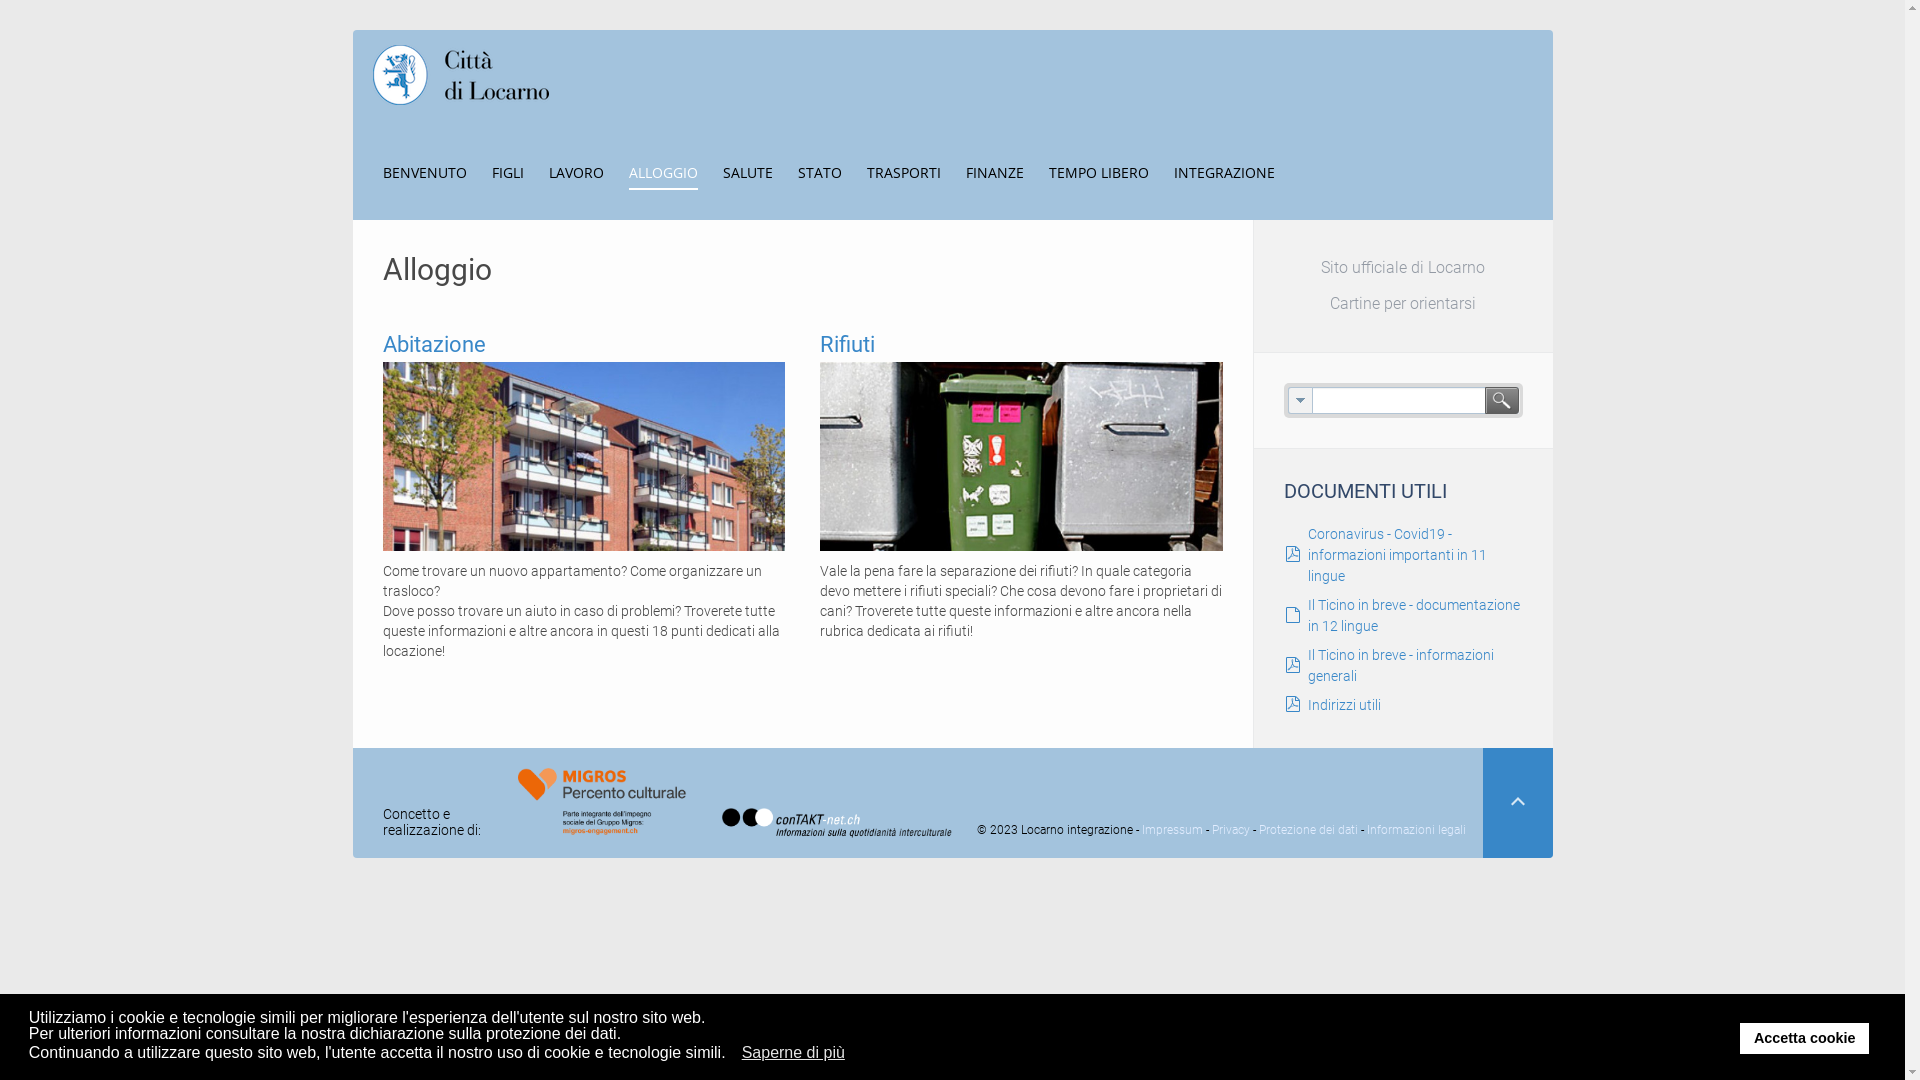 The width and height of the screenshot is (1920, 1080). I want to click on 'Sito ufficiale di Locarno', so click(1402, 266).